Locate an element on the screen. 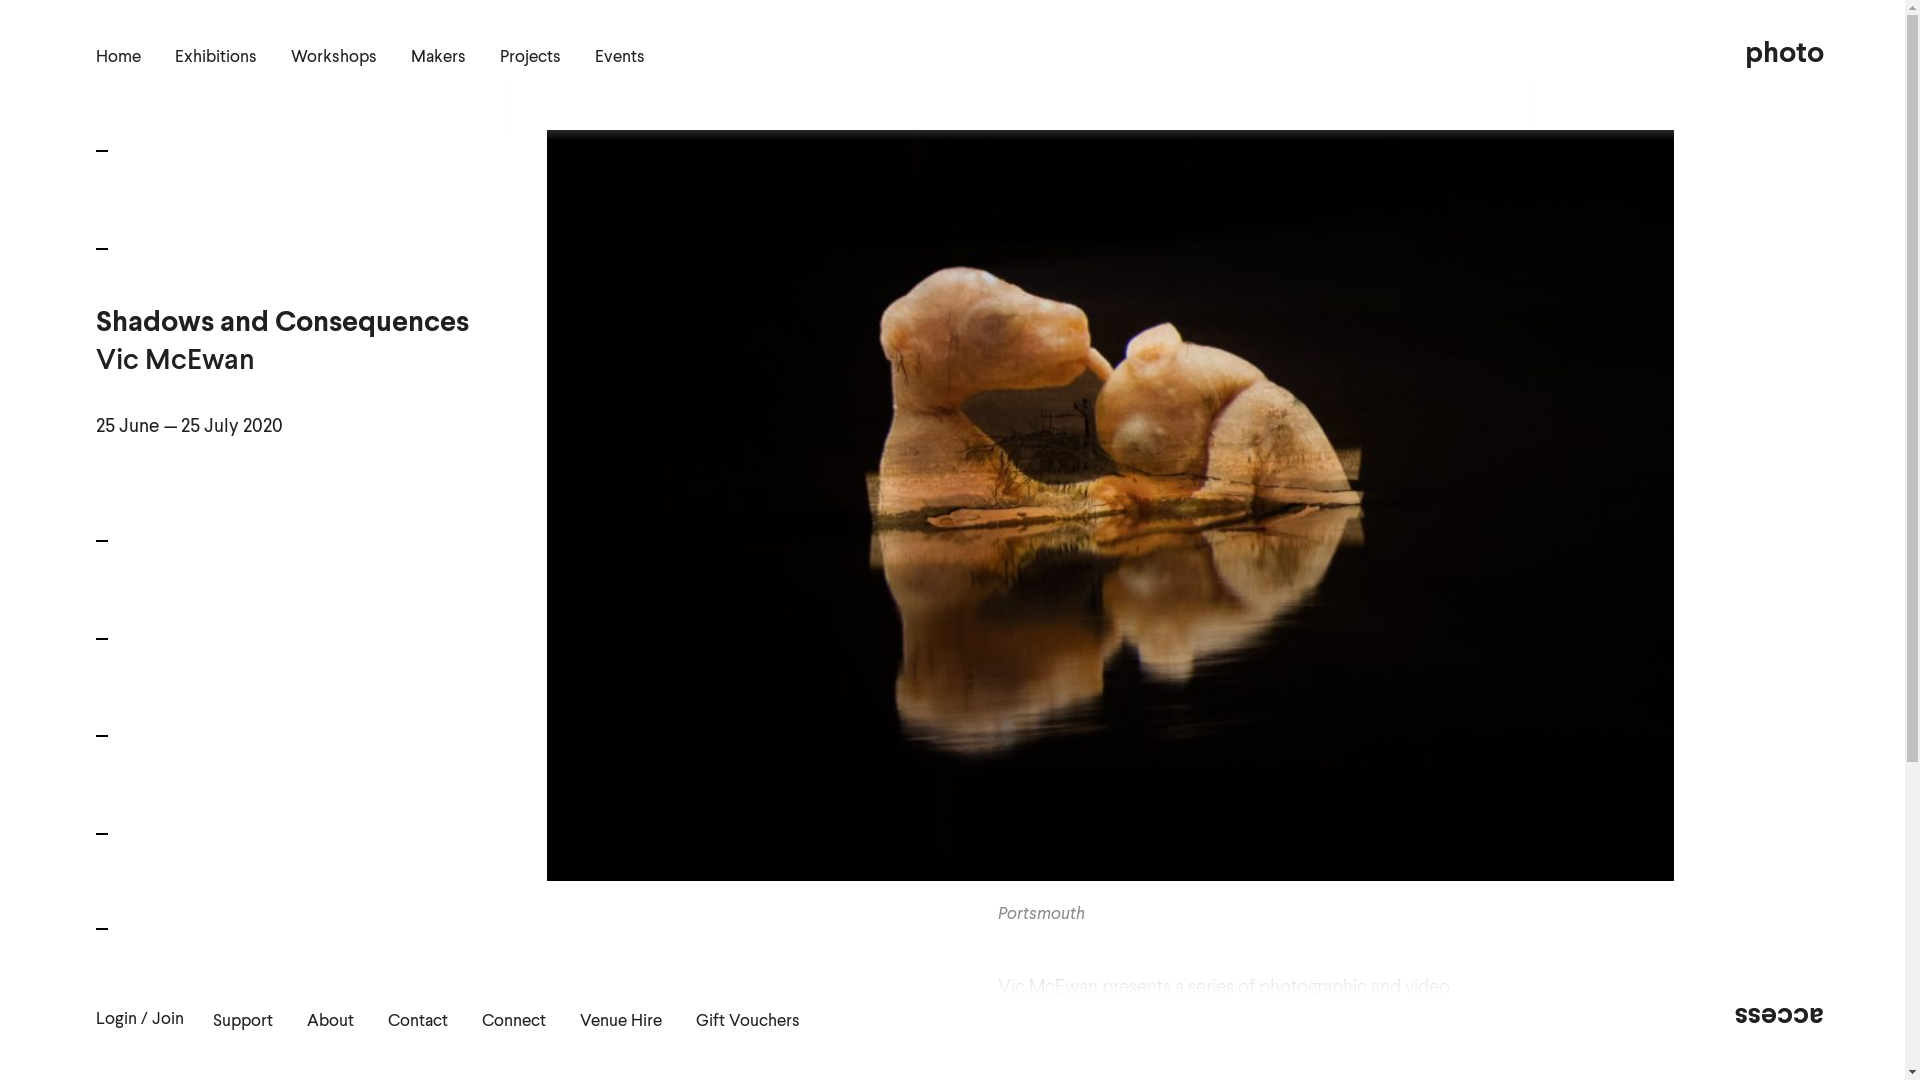 The height and width of the screenshot is (1080, 1920). 'Gift Vouchers' is located at coordinates (696, 1021).